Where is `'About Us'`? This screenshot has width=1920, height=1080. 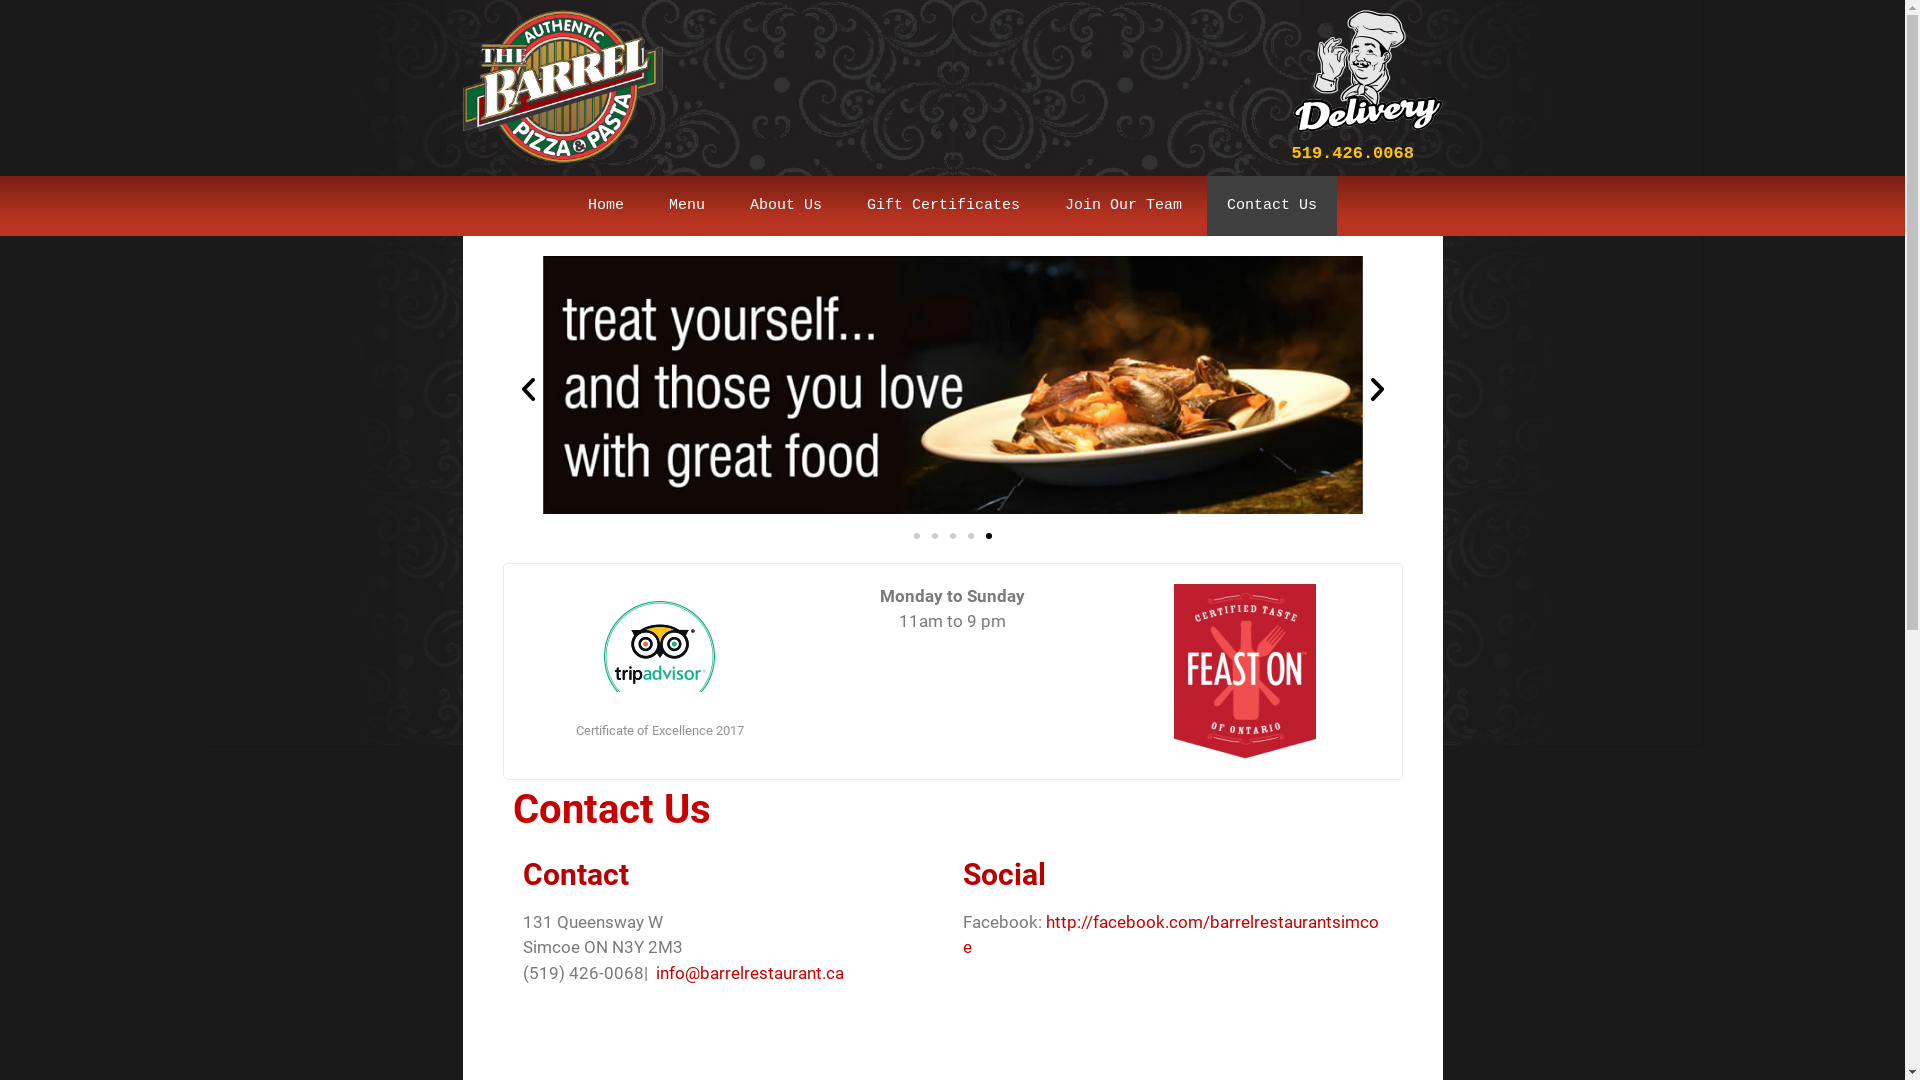 'About Us' is located at coordinates (785, 205).